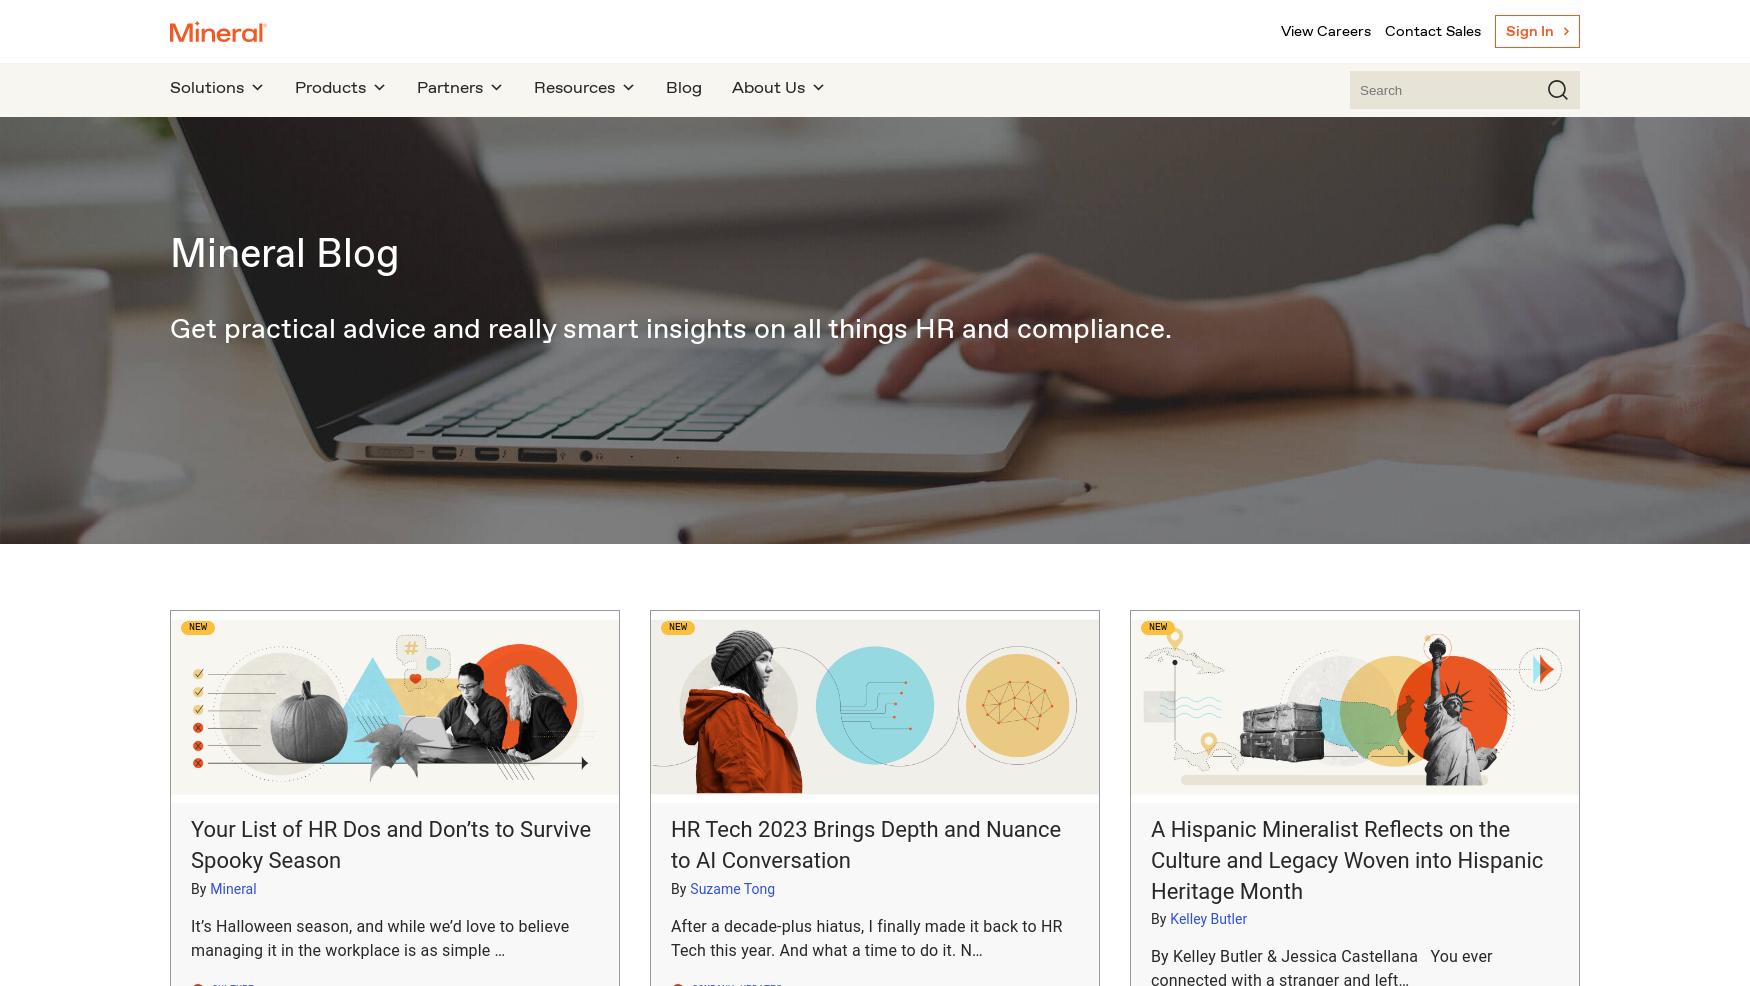  What do you see at coordinates (1208, 918) in the screenshot?
I see `'Kelley Butler'` at bounding box center [1208, 918].